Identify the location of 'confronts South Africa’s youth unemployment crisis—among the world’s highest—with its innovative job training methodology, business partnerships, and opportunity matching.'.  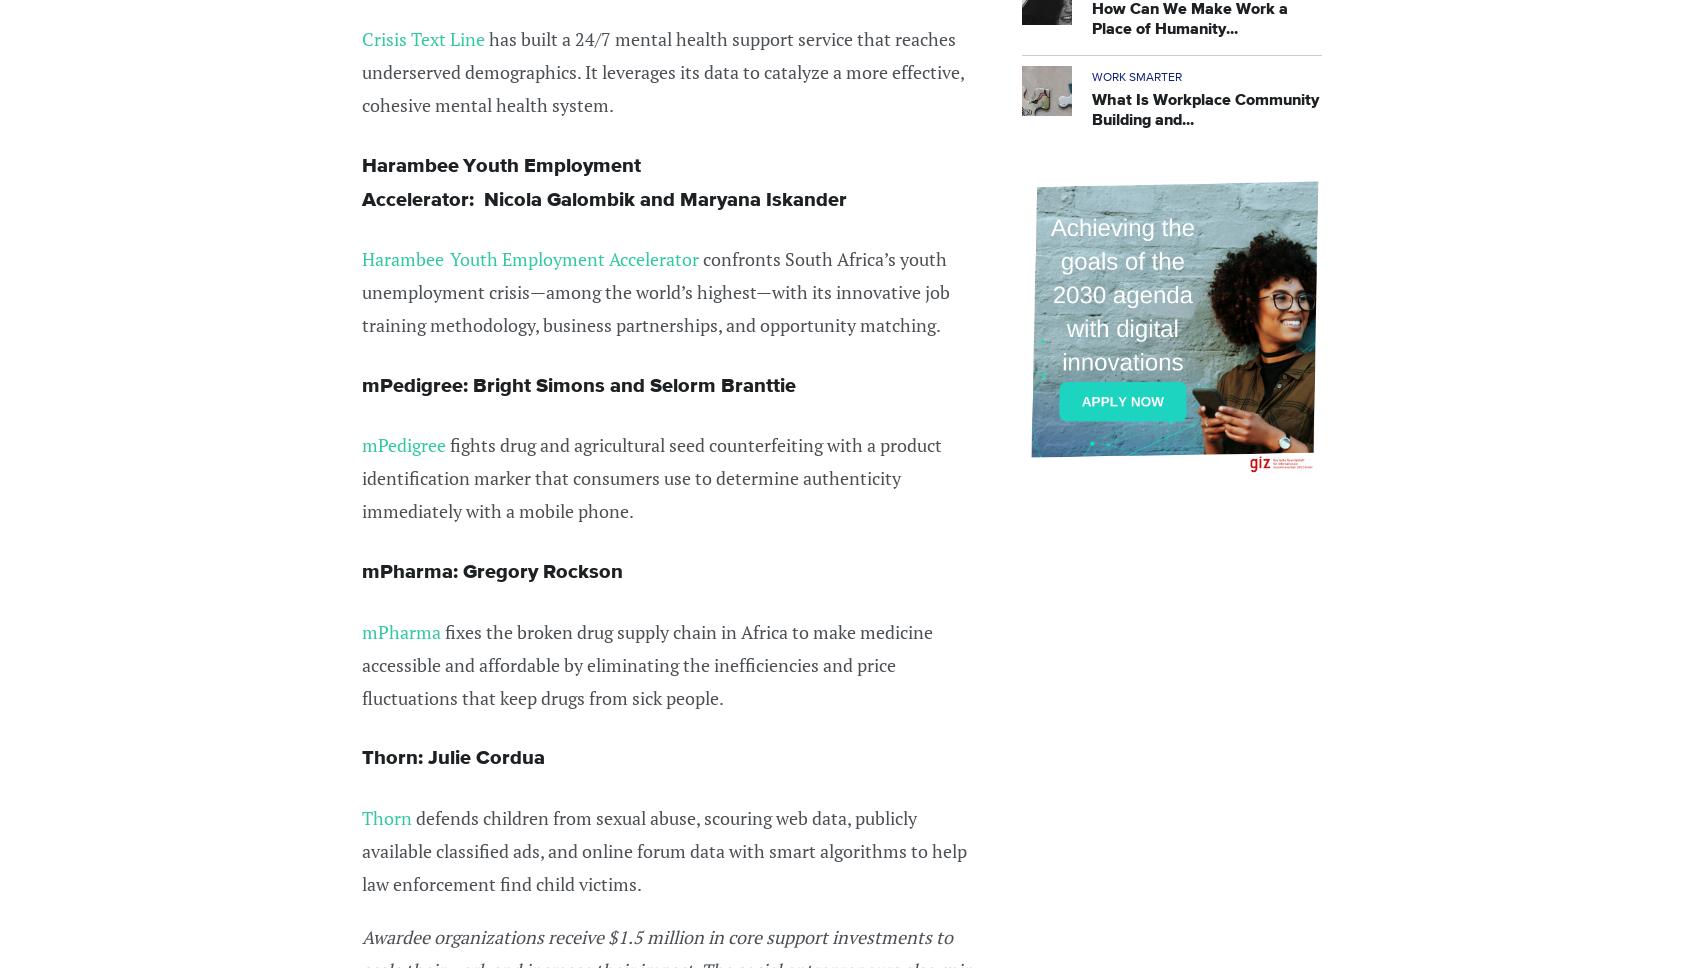
(655, 291).